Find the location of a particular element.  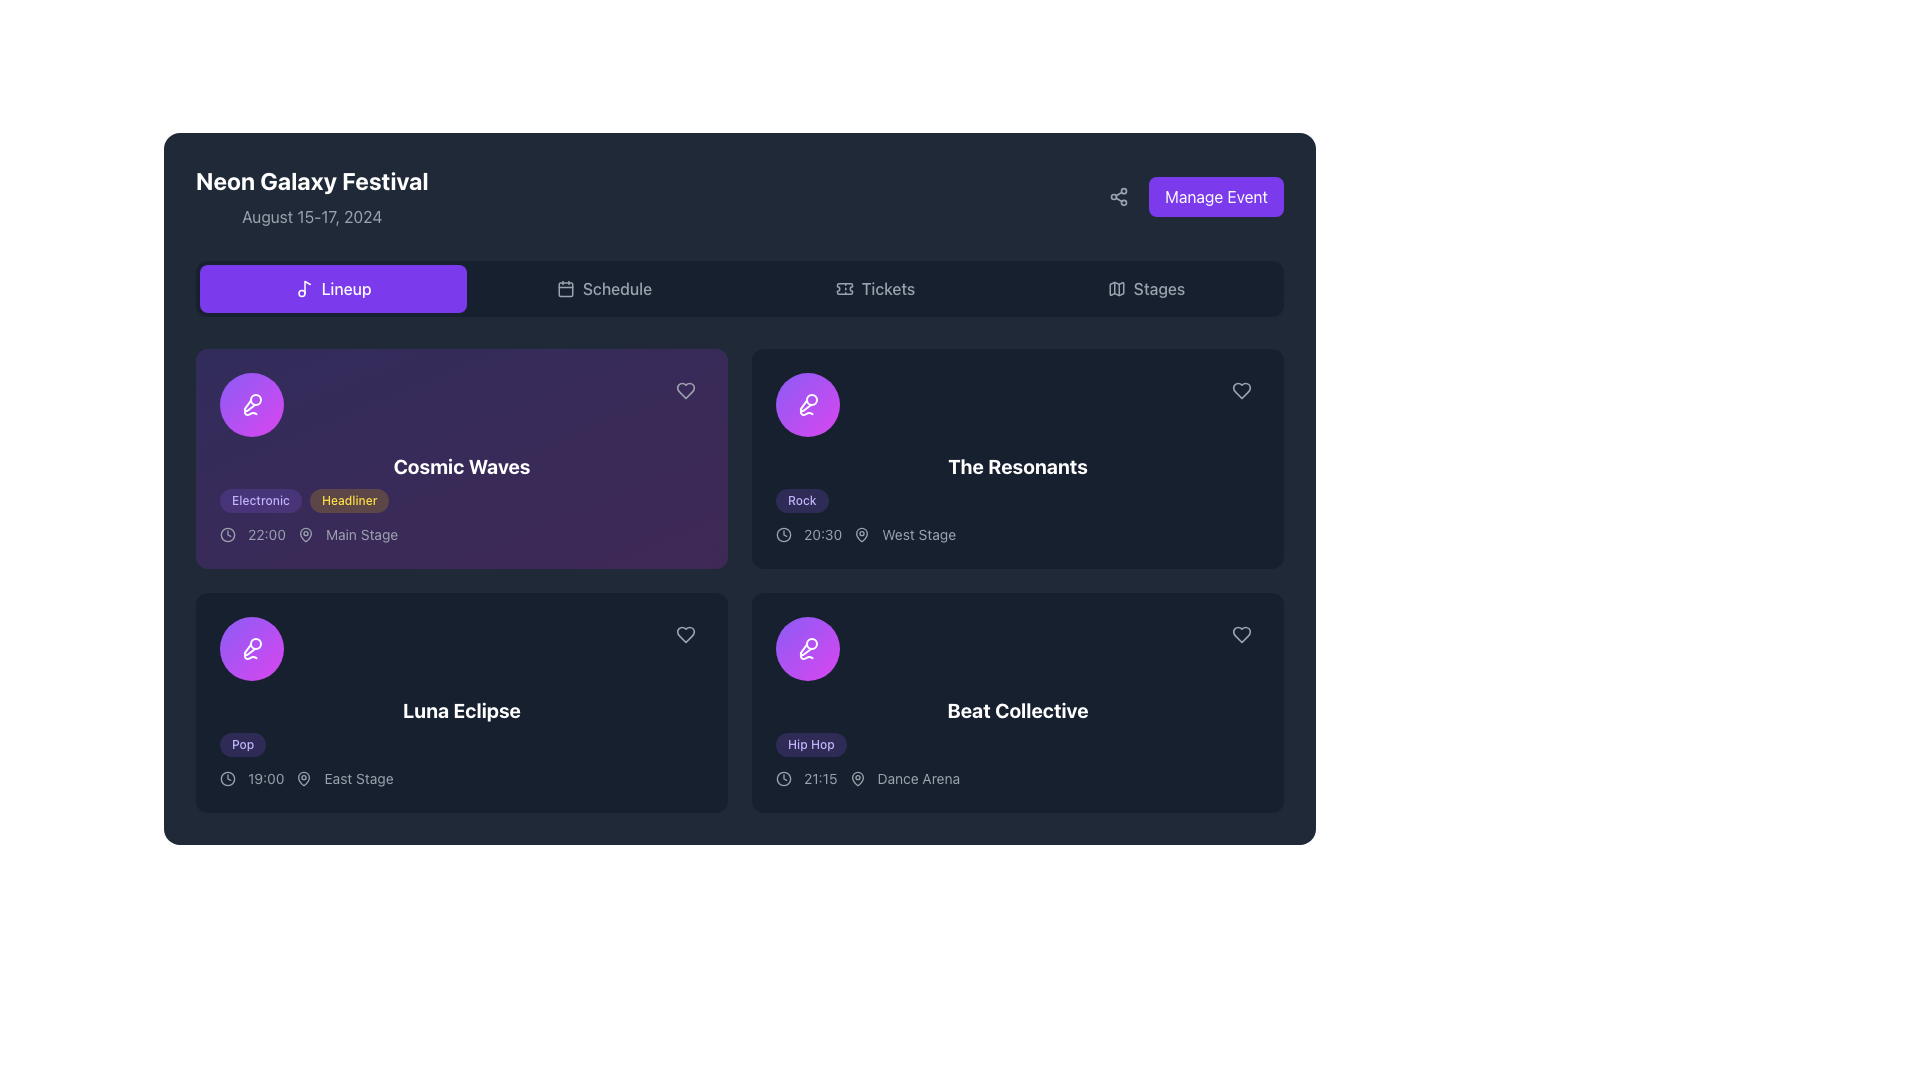

the decorative microphone icon with a gradient background transitioning from violet to fuchsia located at the top-left corner of the 'Cosmic Waves' event card is located at coordinates (251, 405).